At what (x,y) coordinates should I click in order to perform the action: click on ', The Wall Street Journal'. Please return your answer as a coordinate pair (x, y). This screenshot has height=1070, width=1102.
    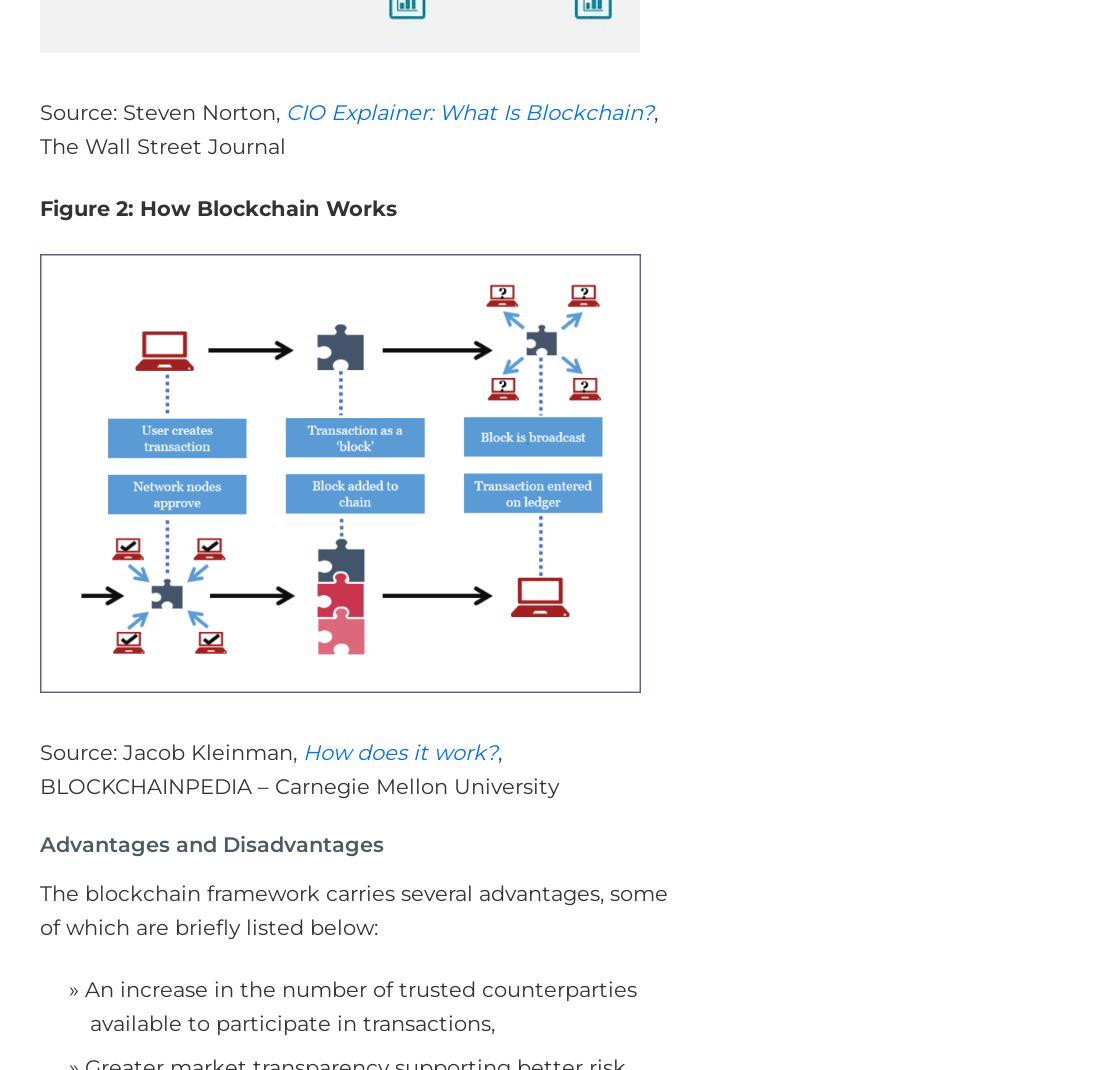
    Looking at the image, I should click on (39, 129).